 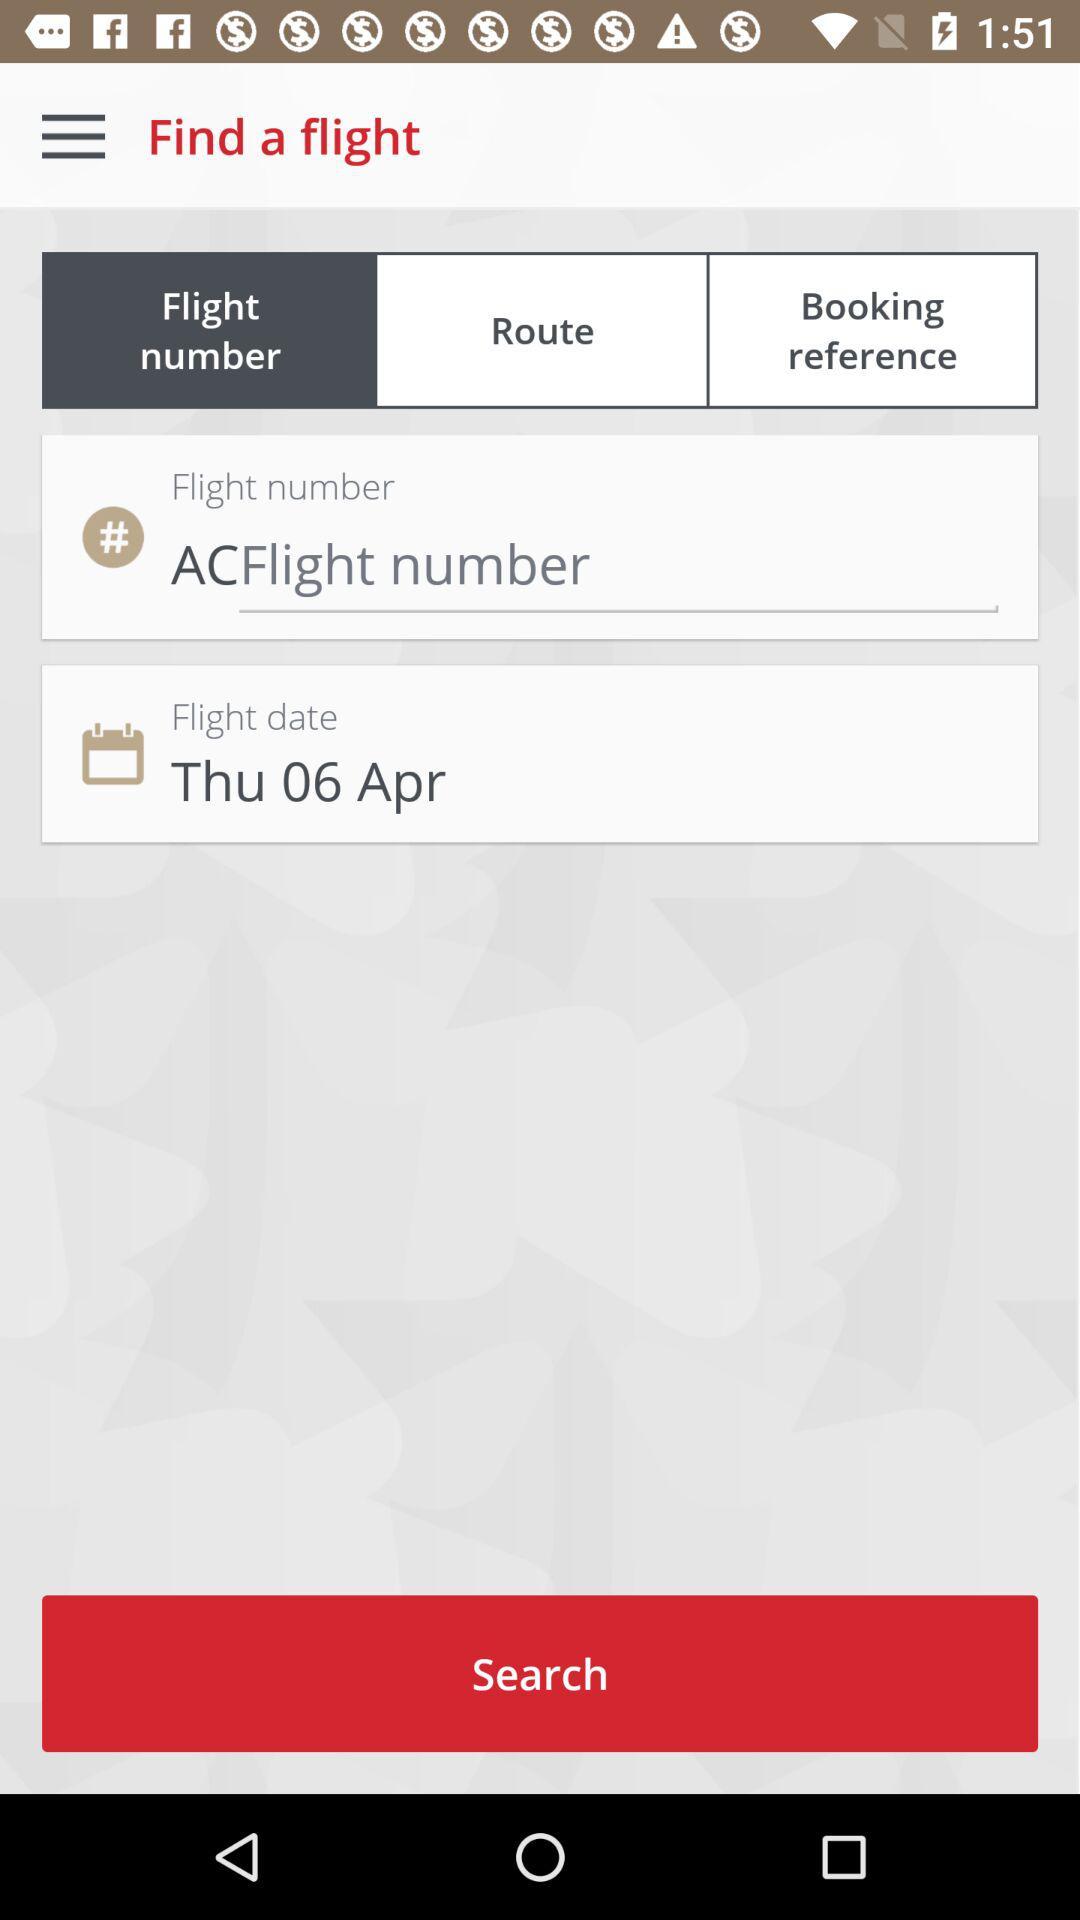 I want to click on icon at the top right corner, so click(x=871, y=330).